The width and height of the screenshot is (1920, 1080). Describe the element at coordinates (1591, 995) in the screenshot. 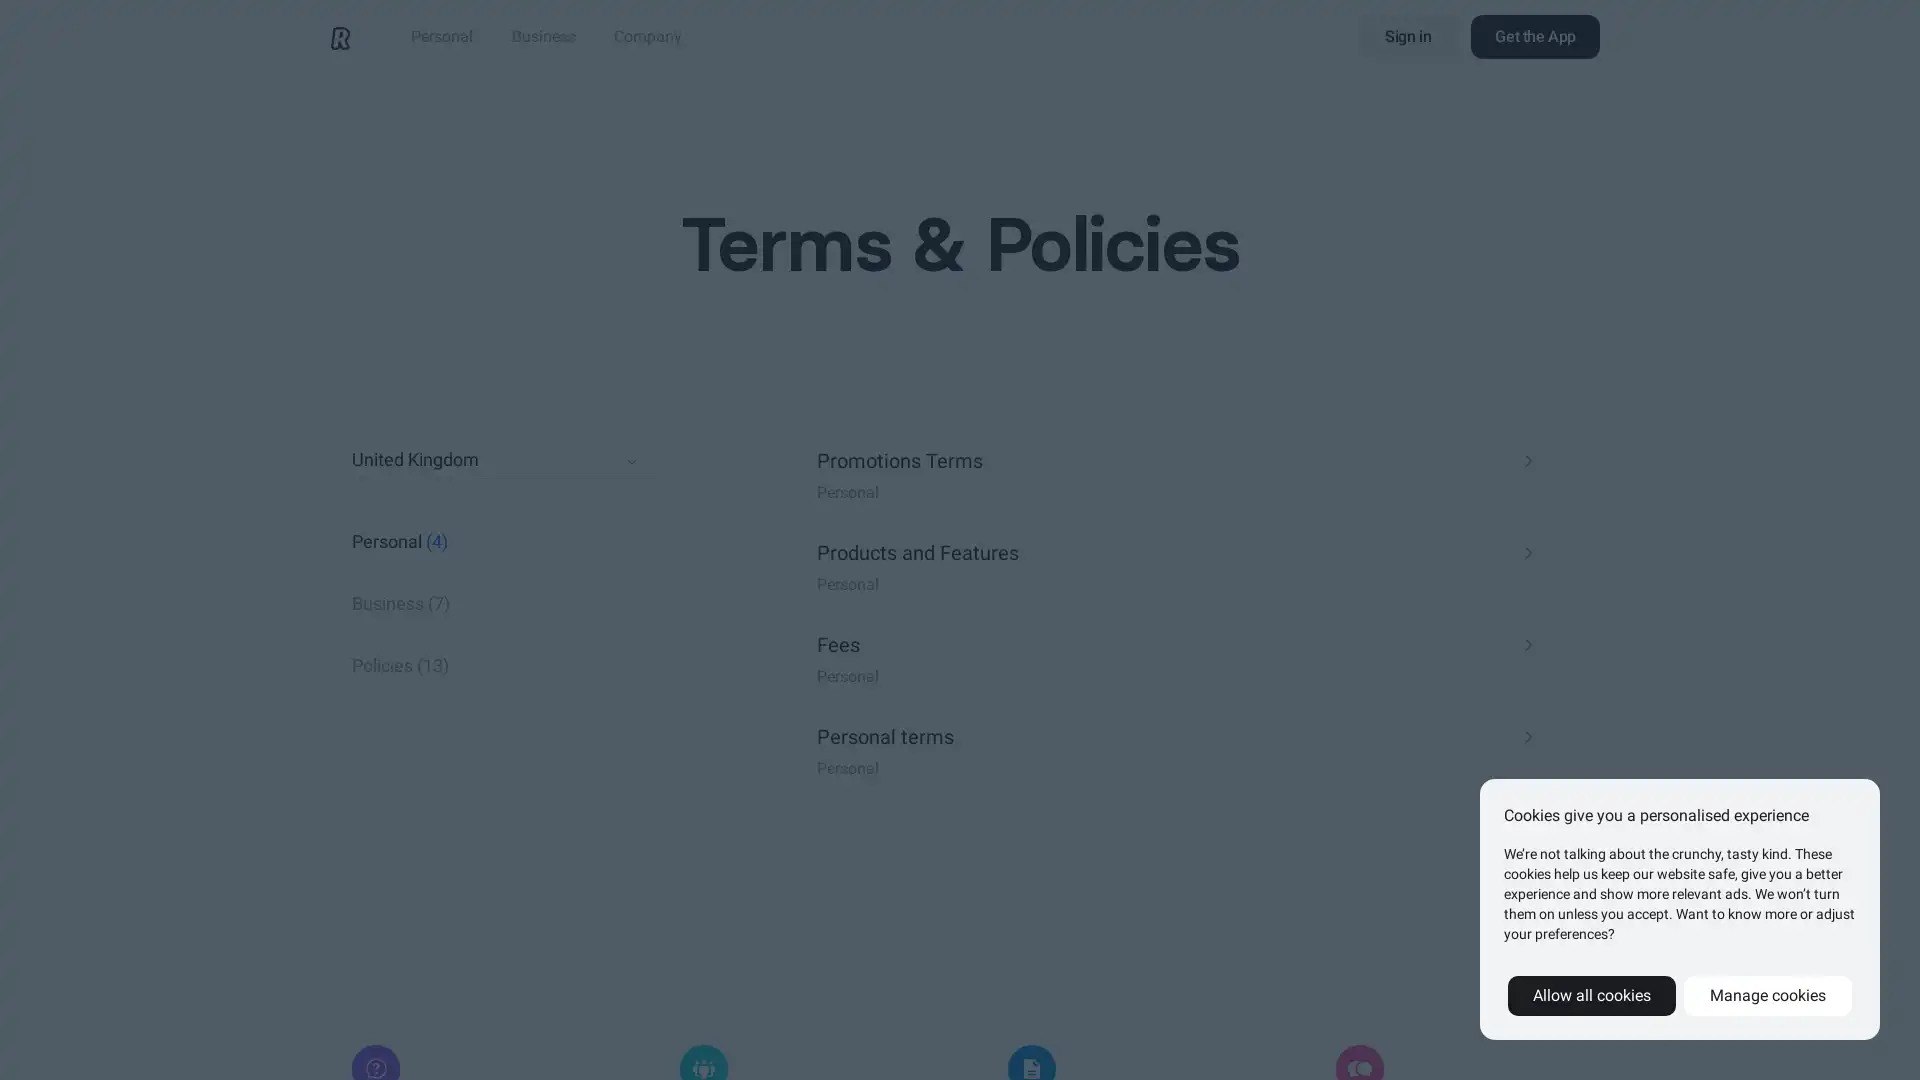

I see `Allow all cookies` at that location.